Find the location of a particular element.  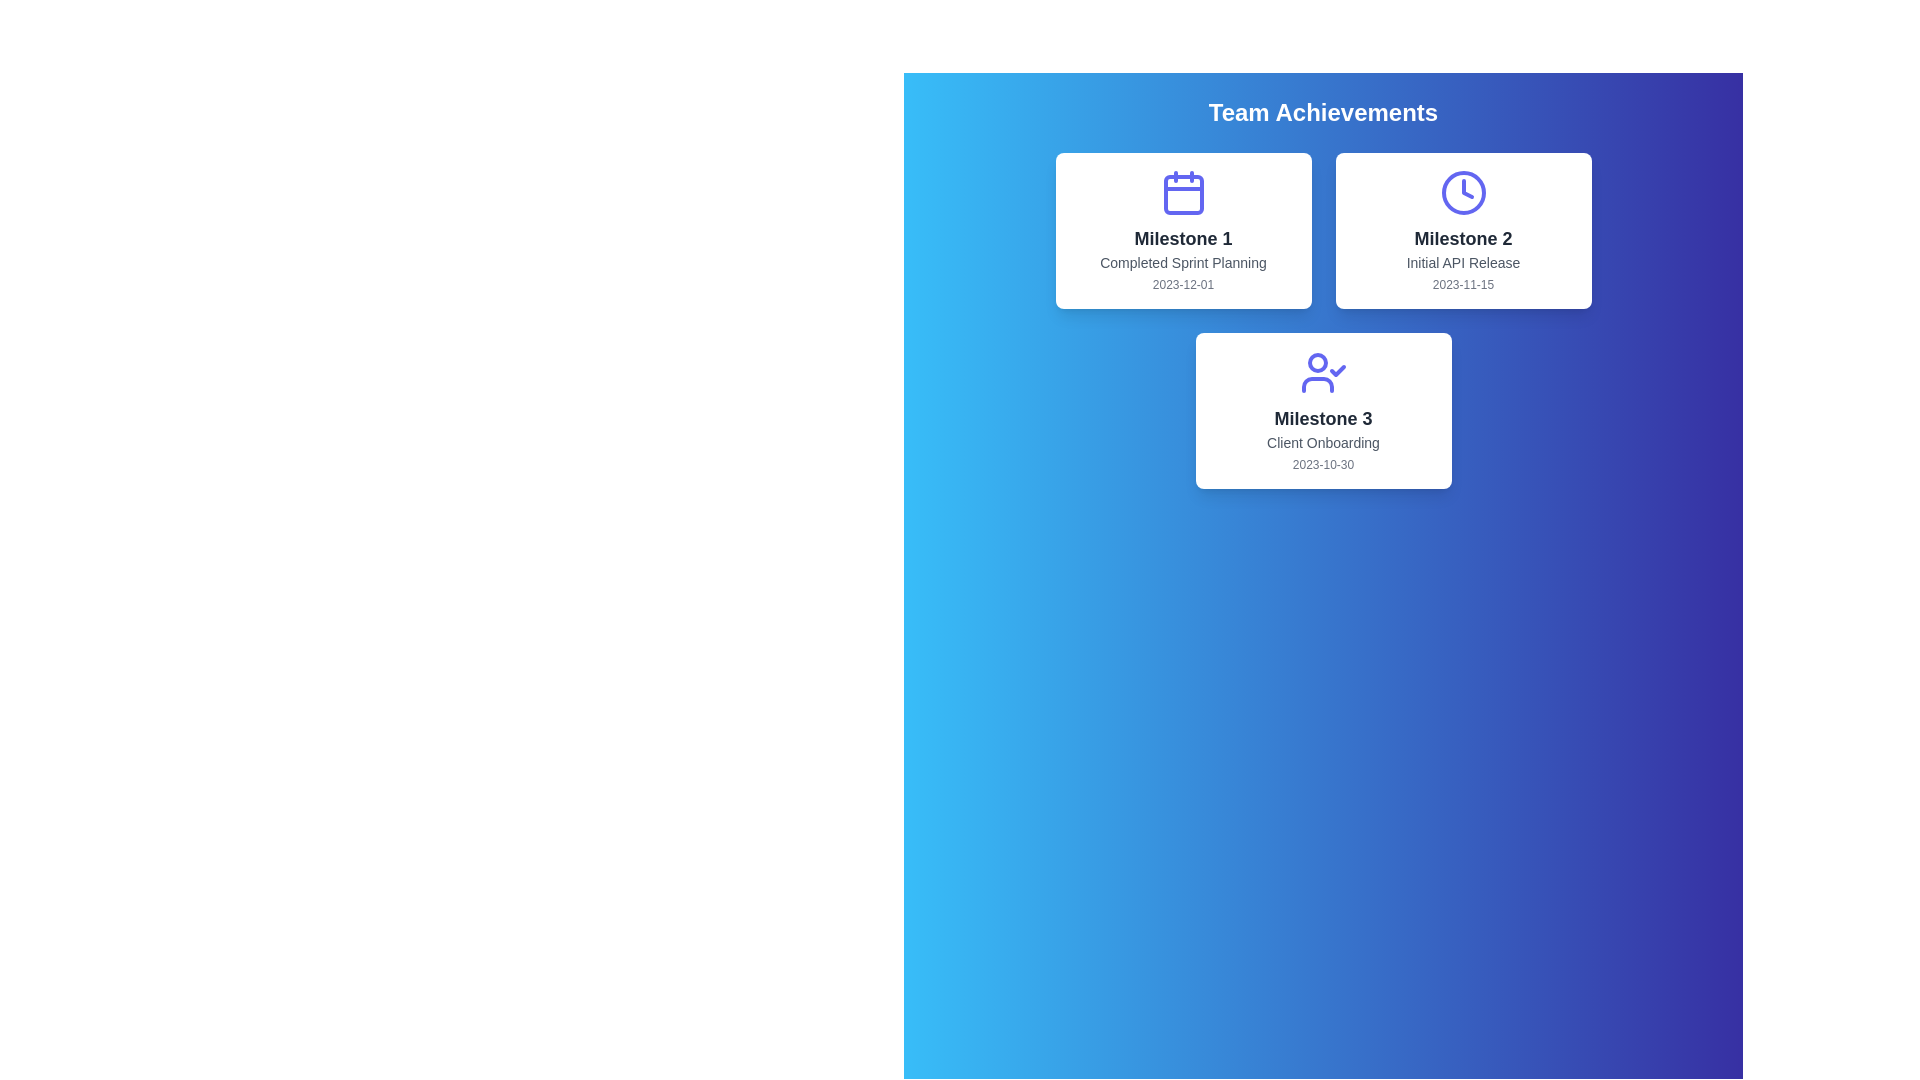

the Date label displaying '2023-11-15' in gray font, which is positioned below 'Initial API Release' on the 'Milestone 2' card is located at coordinates (1463, 285).